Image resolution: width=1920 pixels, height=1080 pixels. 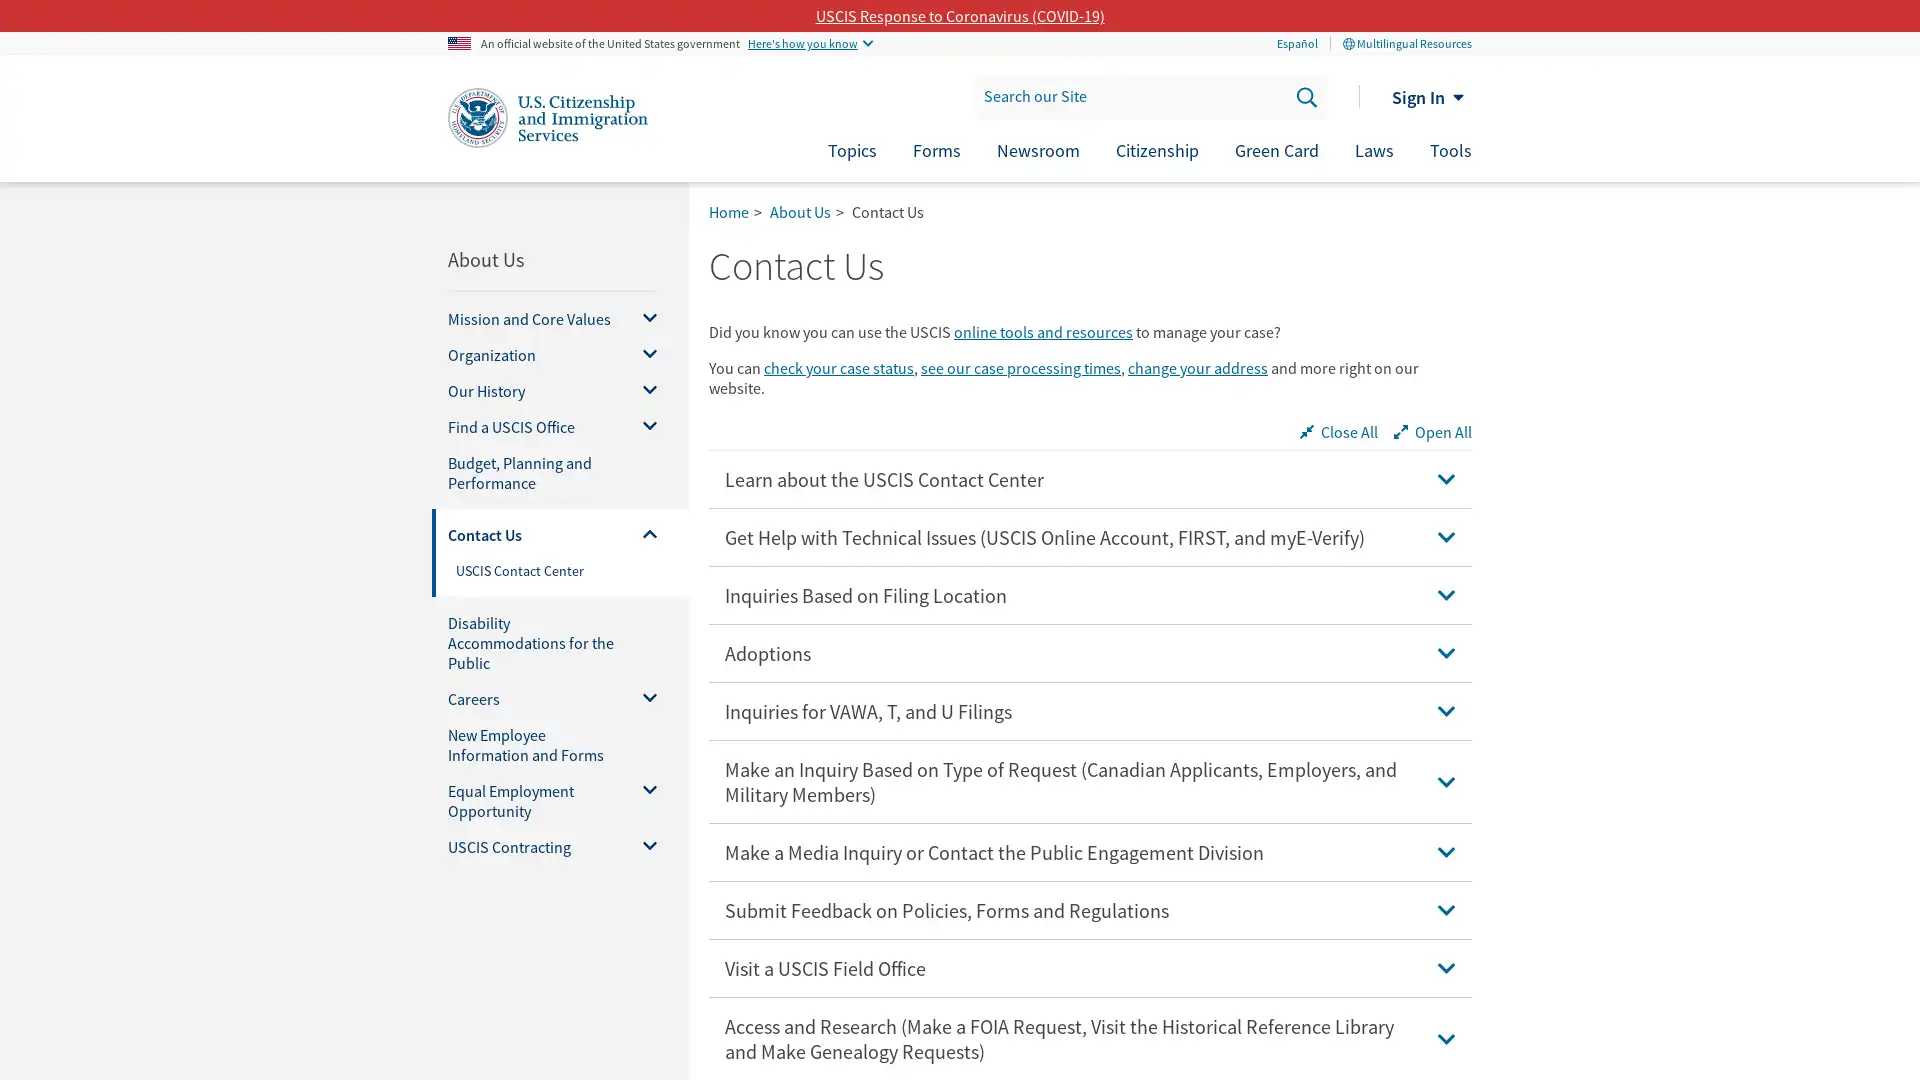 I want to click on Toggle menu for Organization, so click(x=642, y=353).